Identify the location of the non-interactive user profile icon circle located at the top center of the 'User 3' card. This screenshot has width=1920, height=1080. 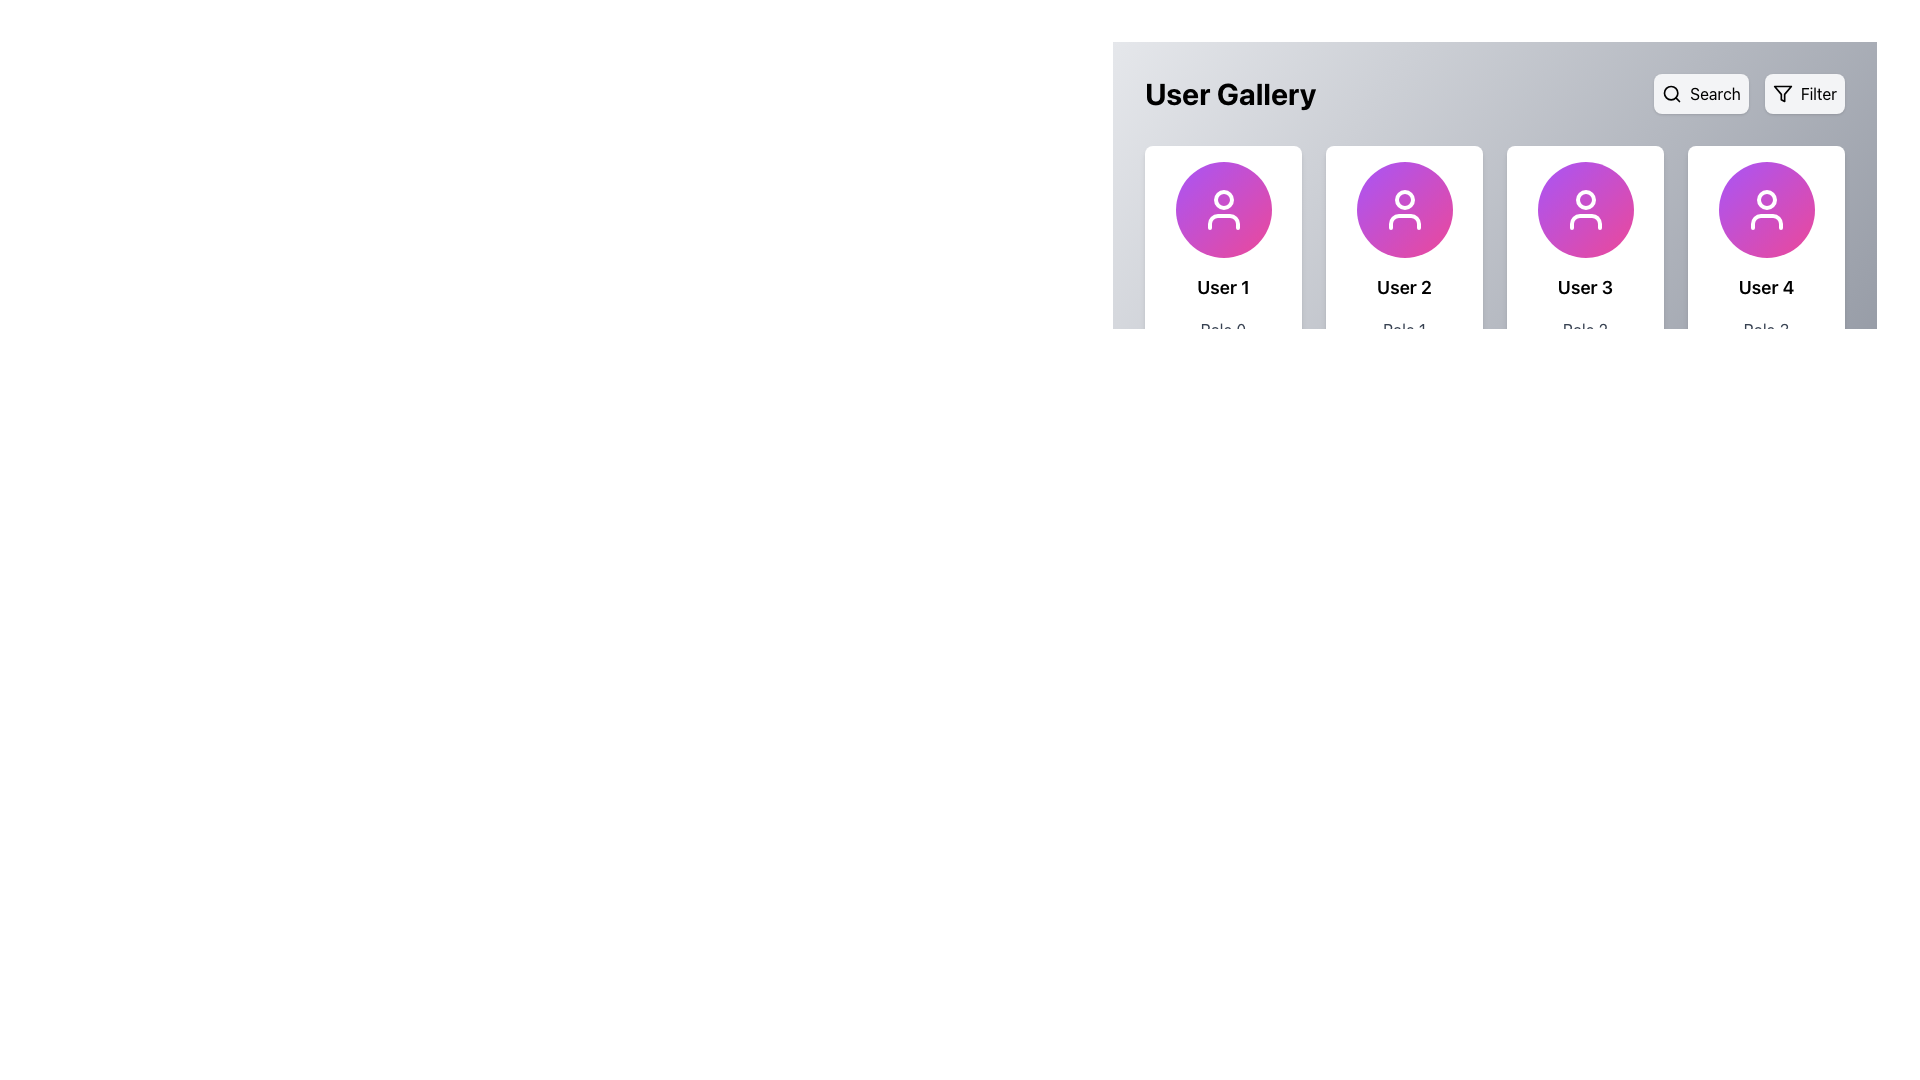
(1584, 200).